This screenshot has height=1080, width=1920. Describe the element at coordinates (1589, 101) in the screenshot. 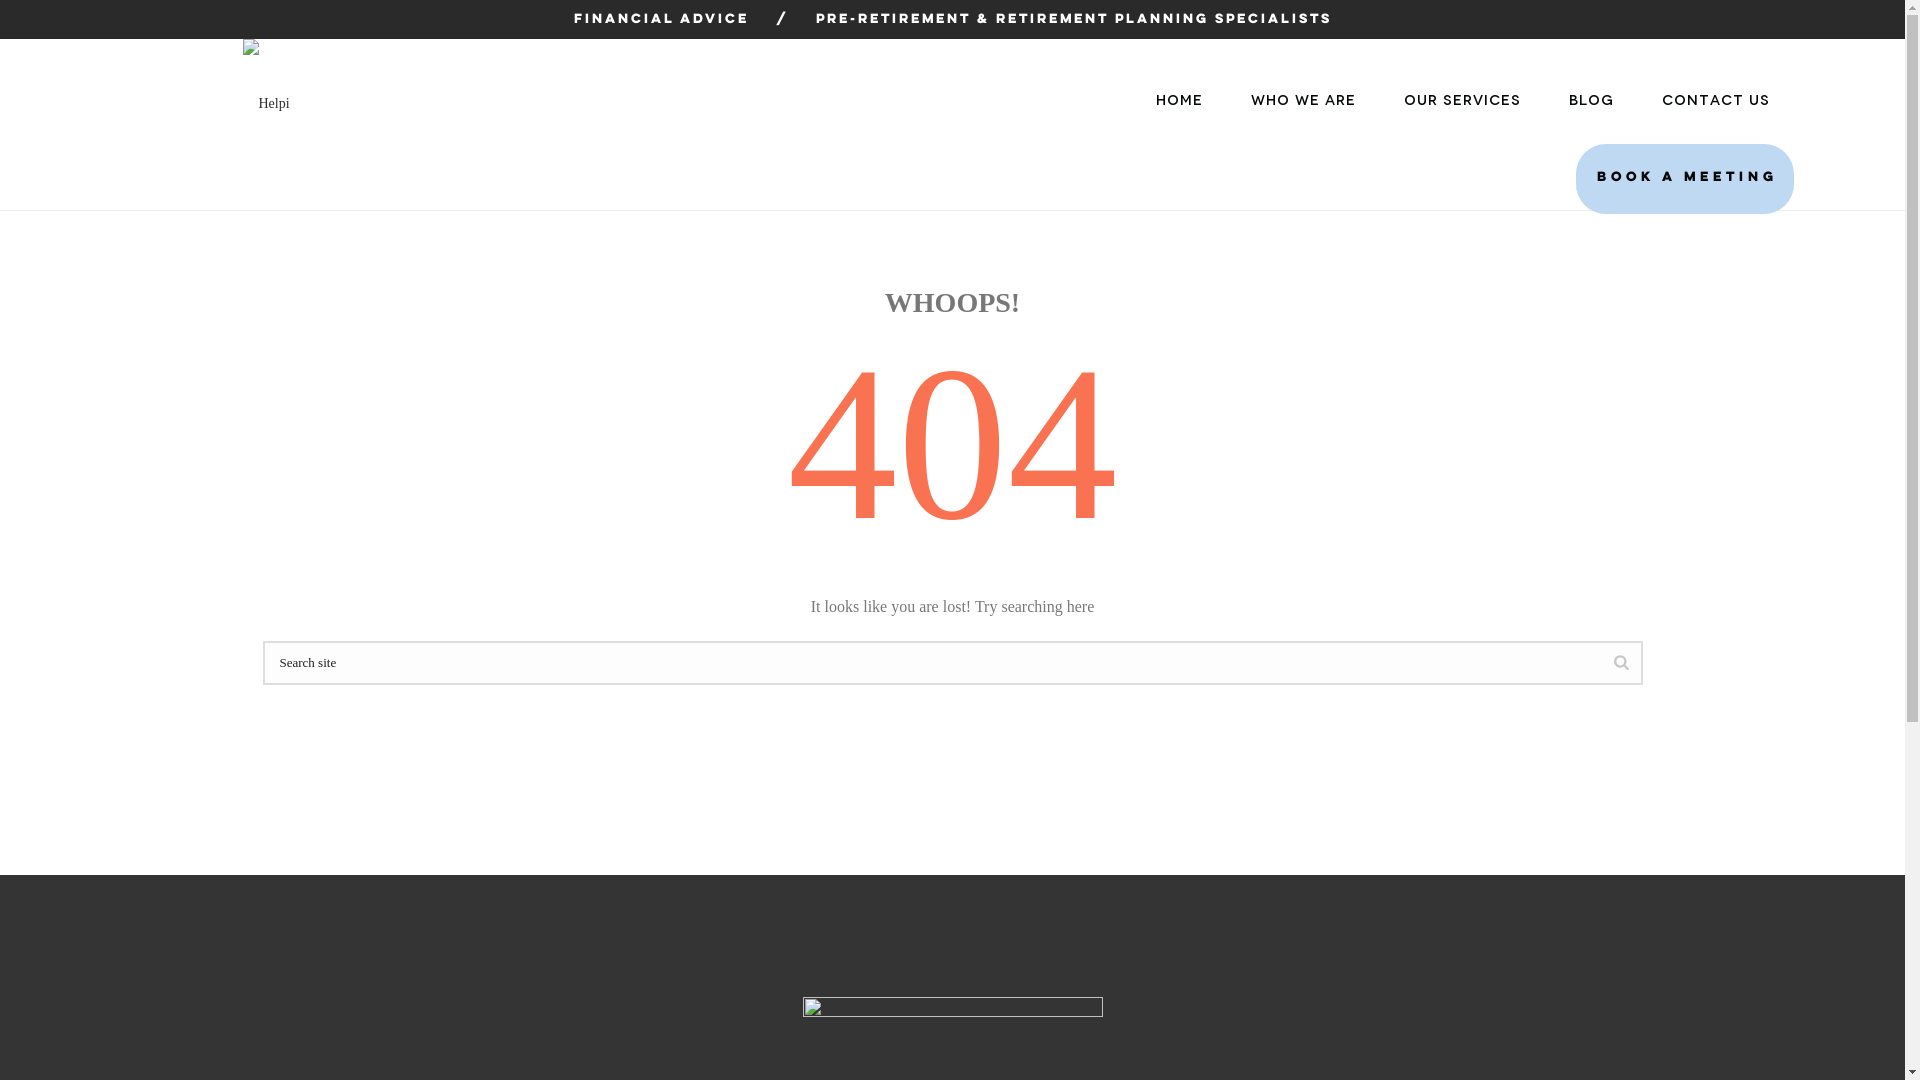

I see `'BLOG'` at that location.